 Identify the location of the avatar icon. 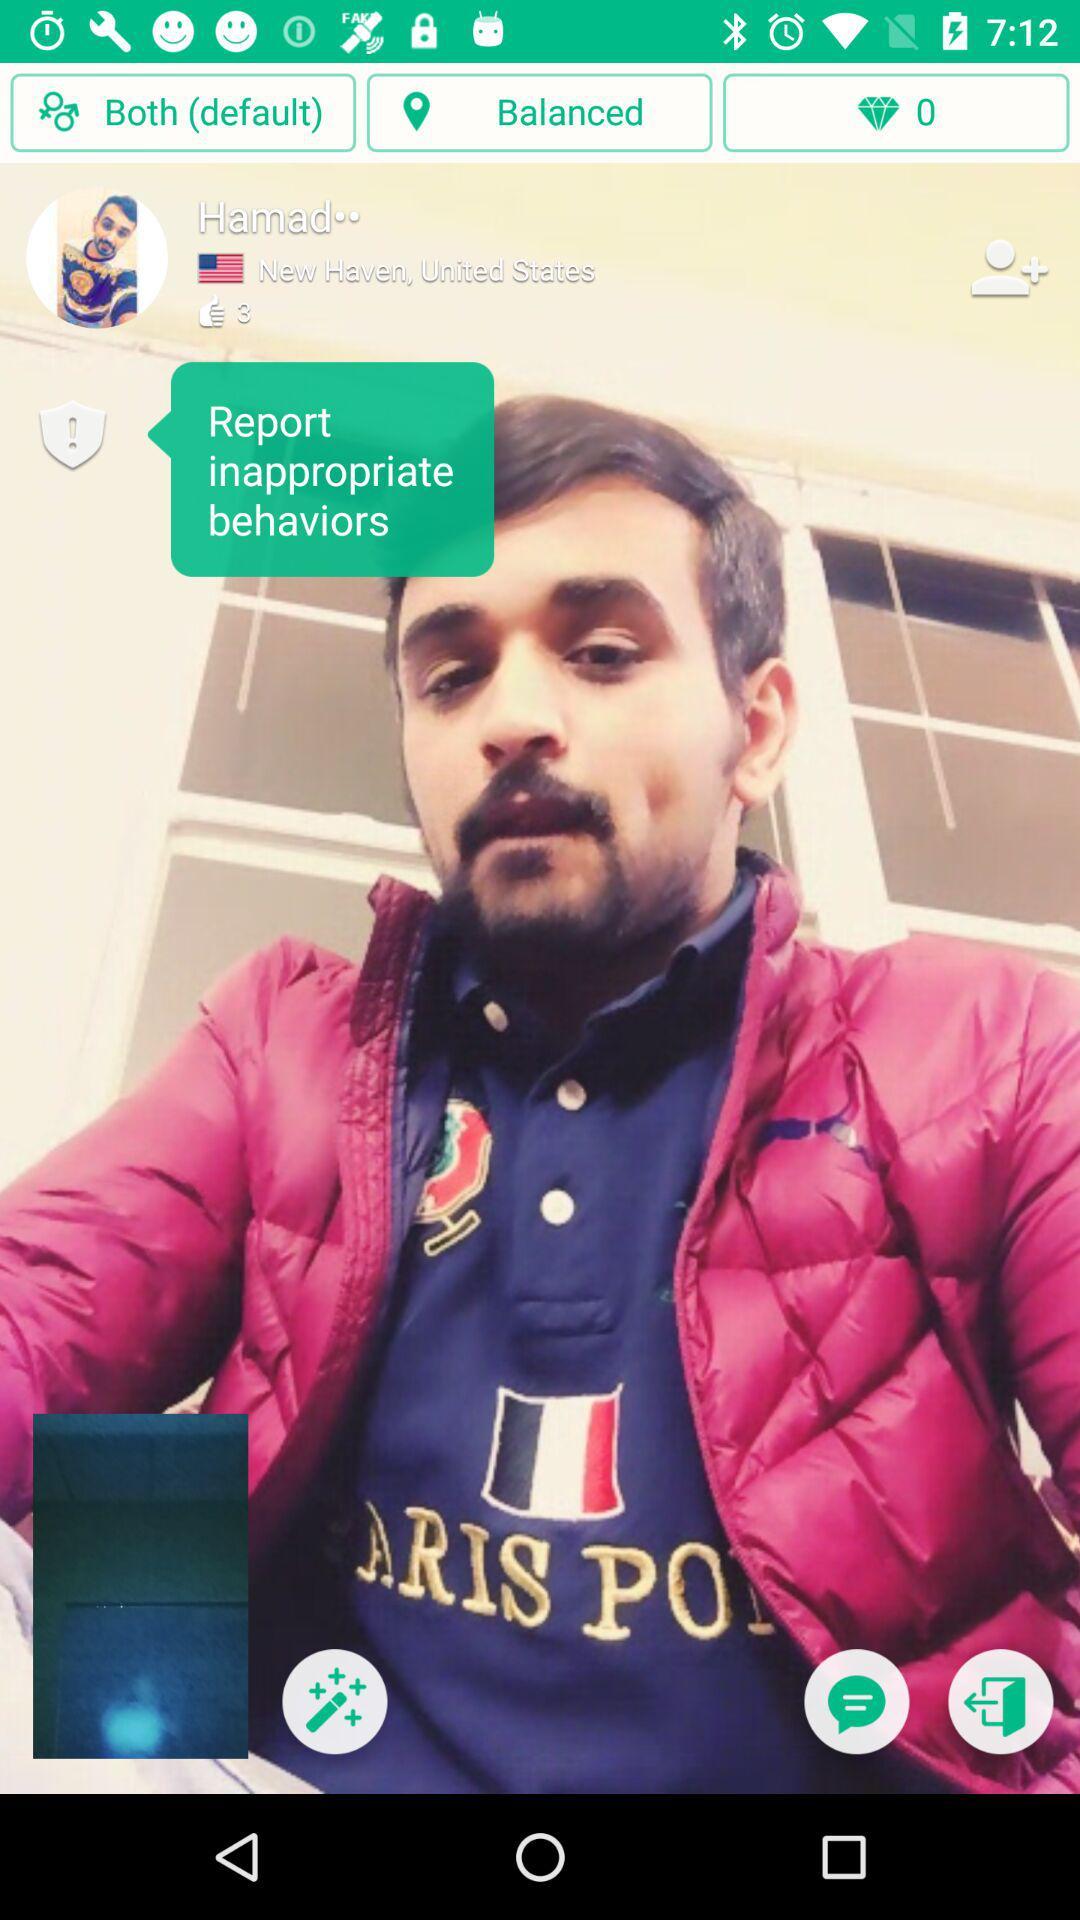
(97, 256).